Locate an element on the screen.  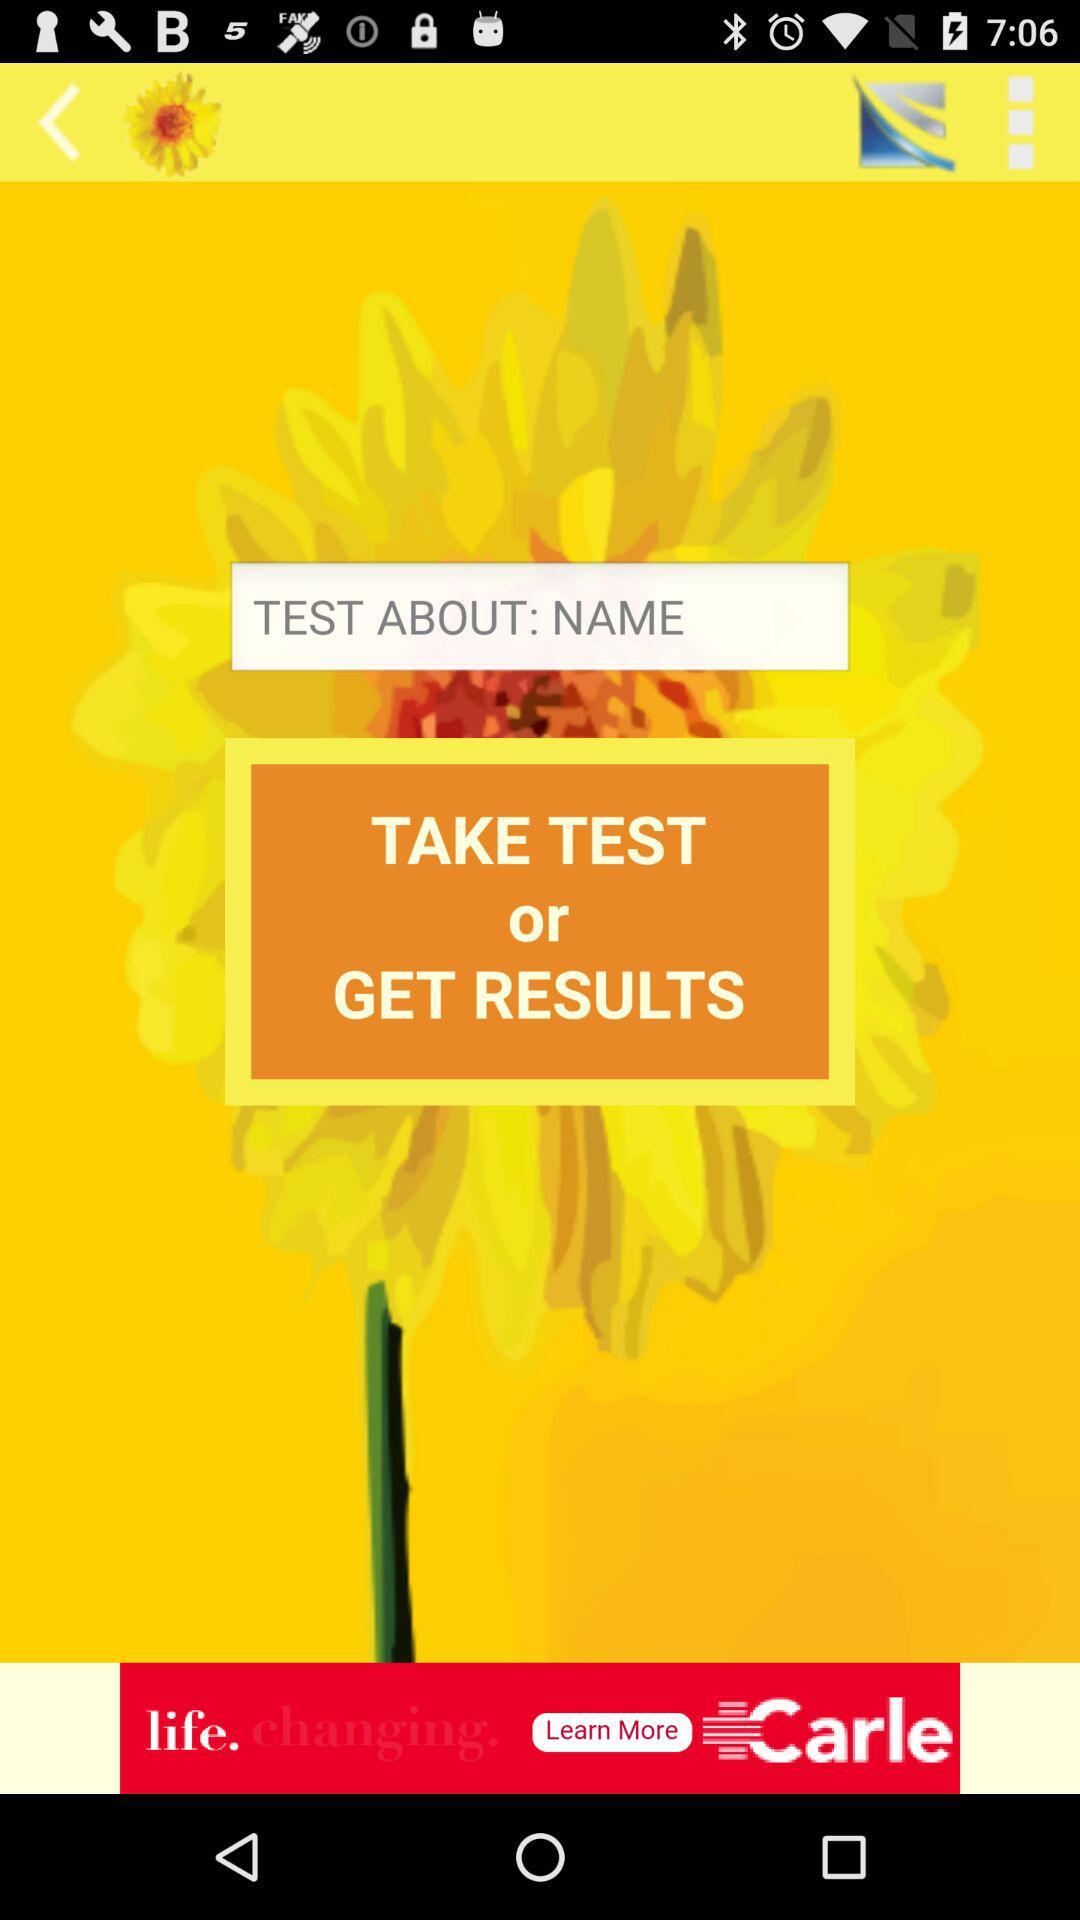
text about name is located at coordinates (540, 621).